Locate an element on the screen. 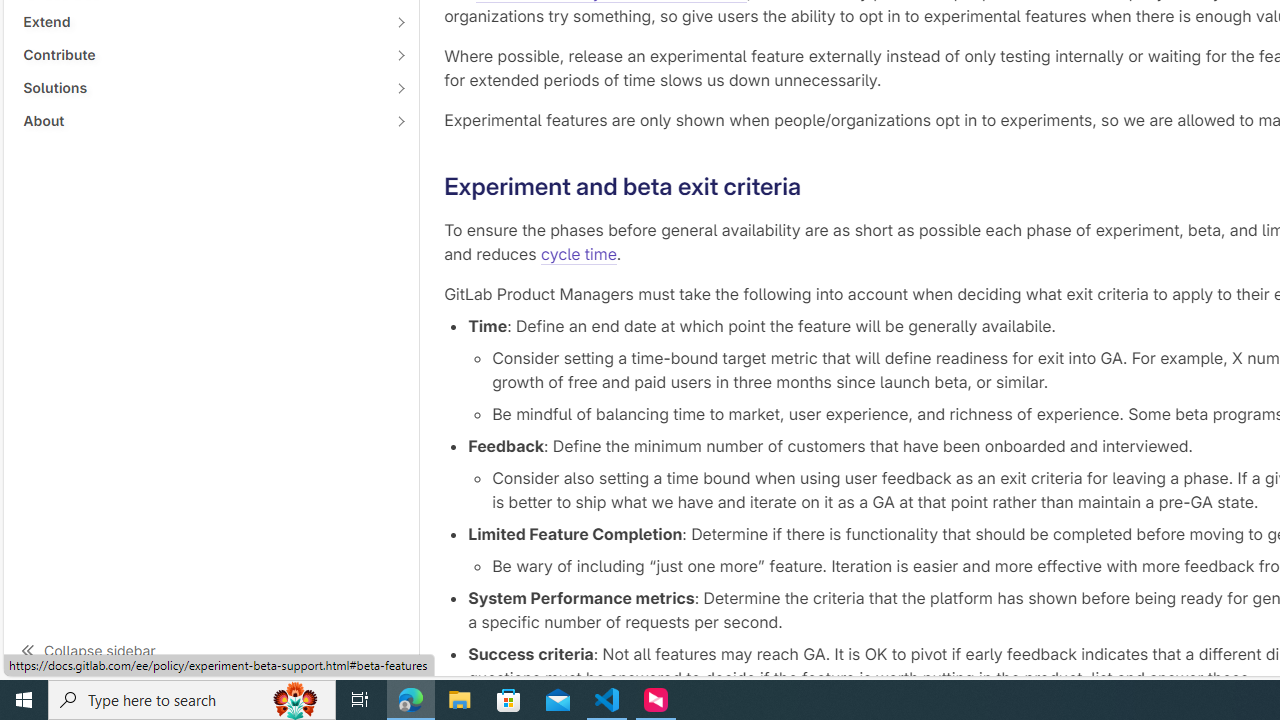 Image resolution: width=1280 pixels, height=720 pixels. 'cycle time' is located at coordinates (577, 253).